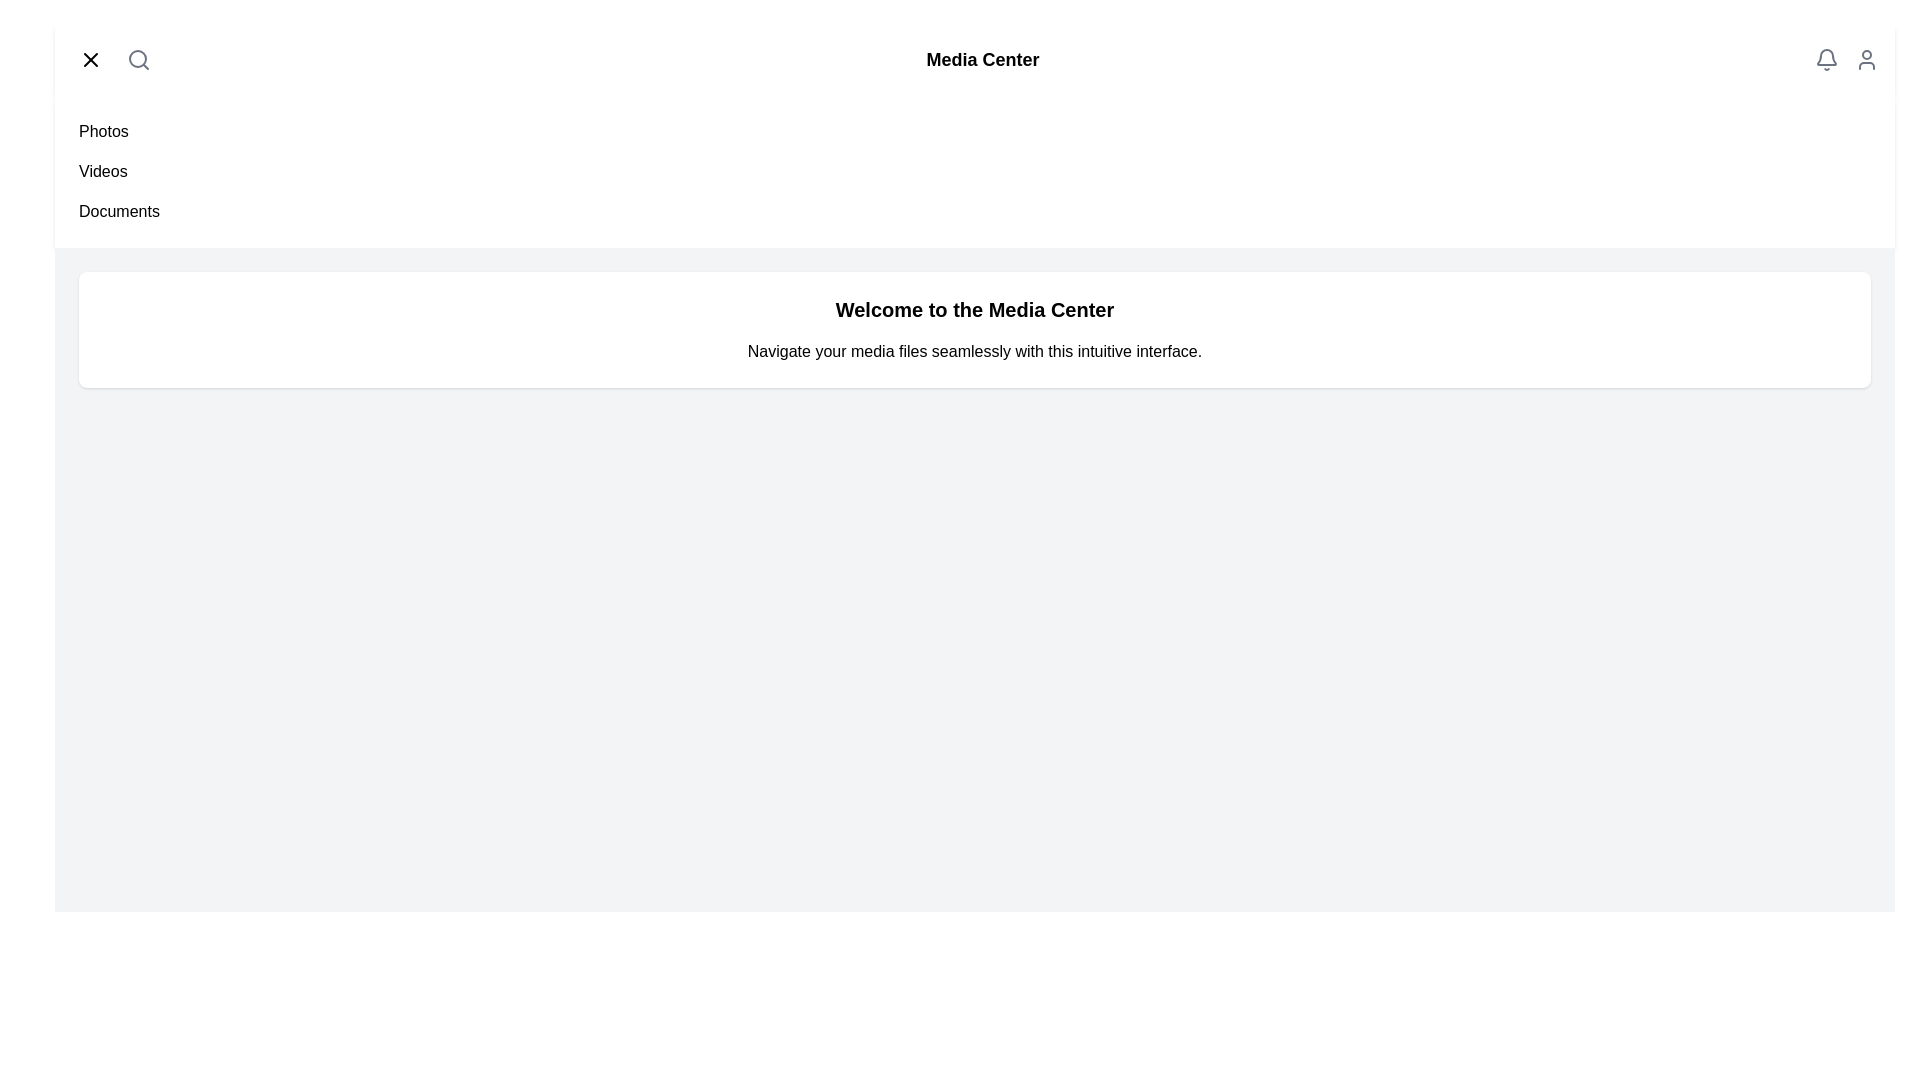 This screenshot has width=1920, height=1080. Describe the element at coordinates (1866, 59) in the screenshot. I see `the user profile icon located in the top-right corner of the MediaAppBar` at that location.